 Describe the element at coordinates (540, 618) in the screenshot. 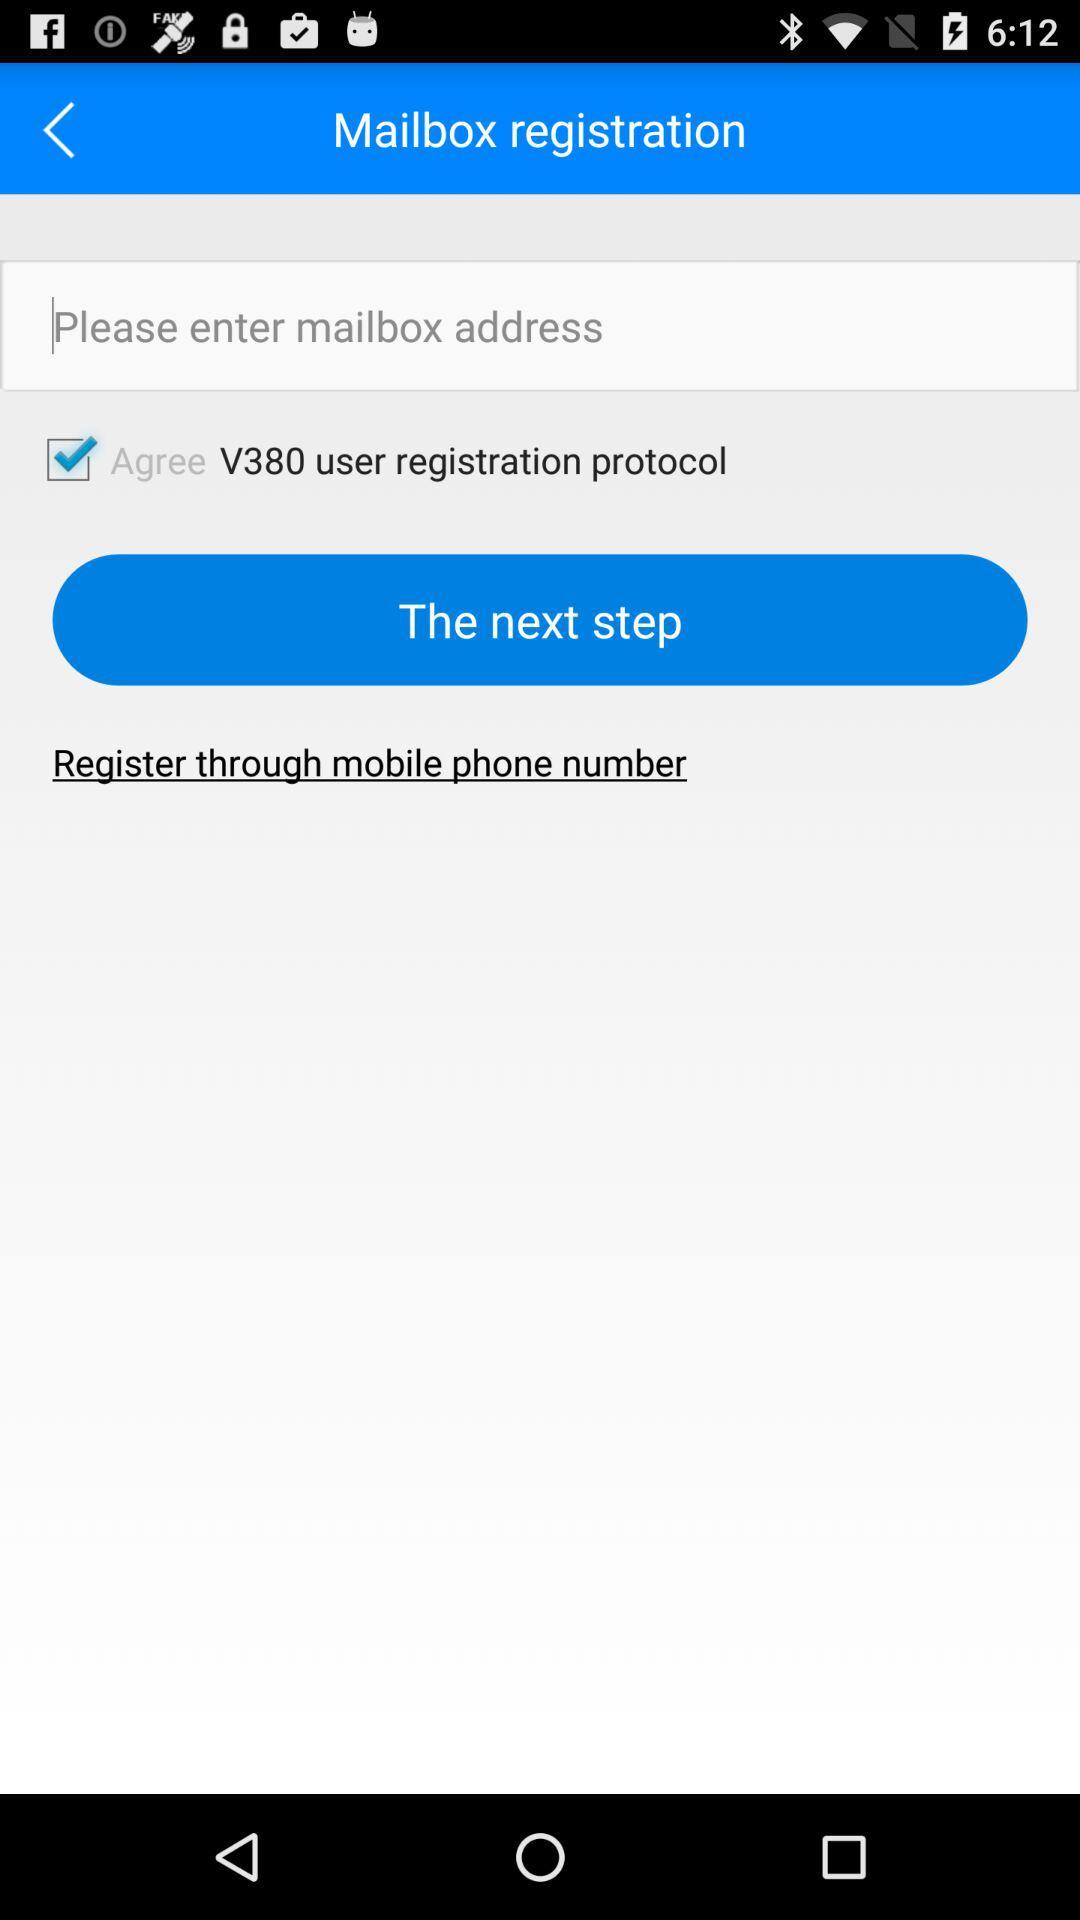

I see `button above the register through mobile icon` at that location.